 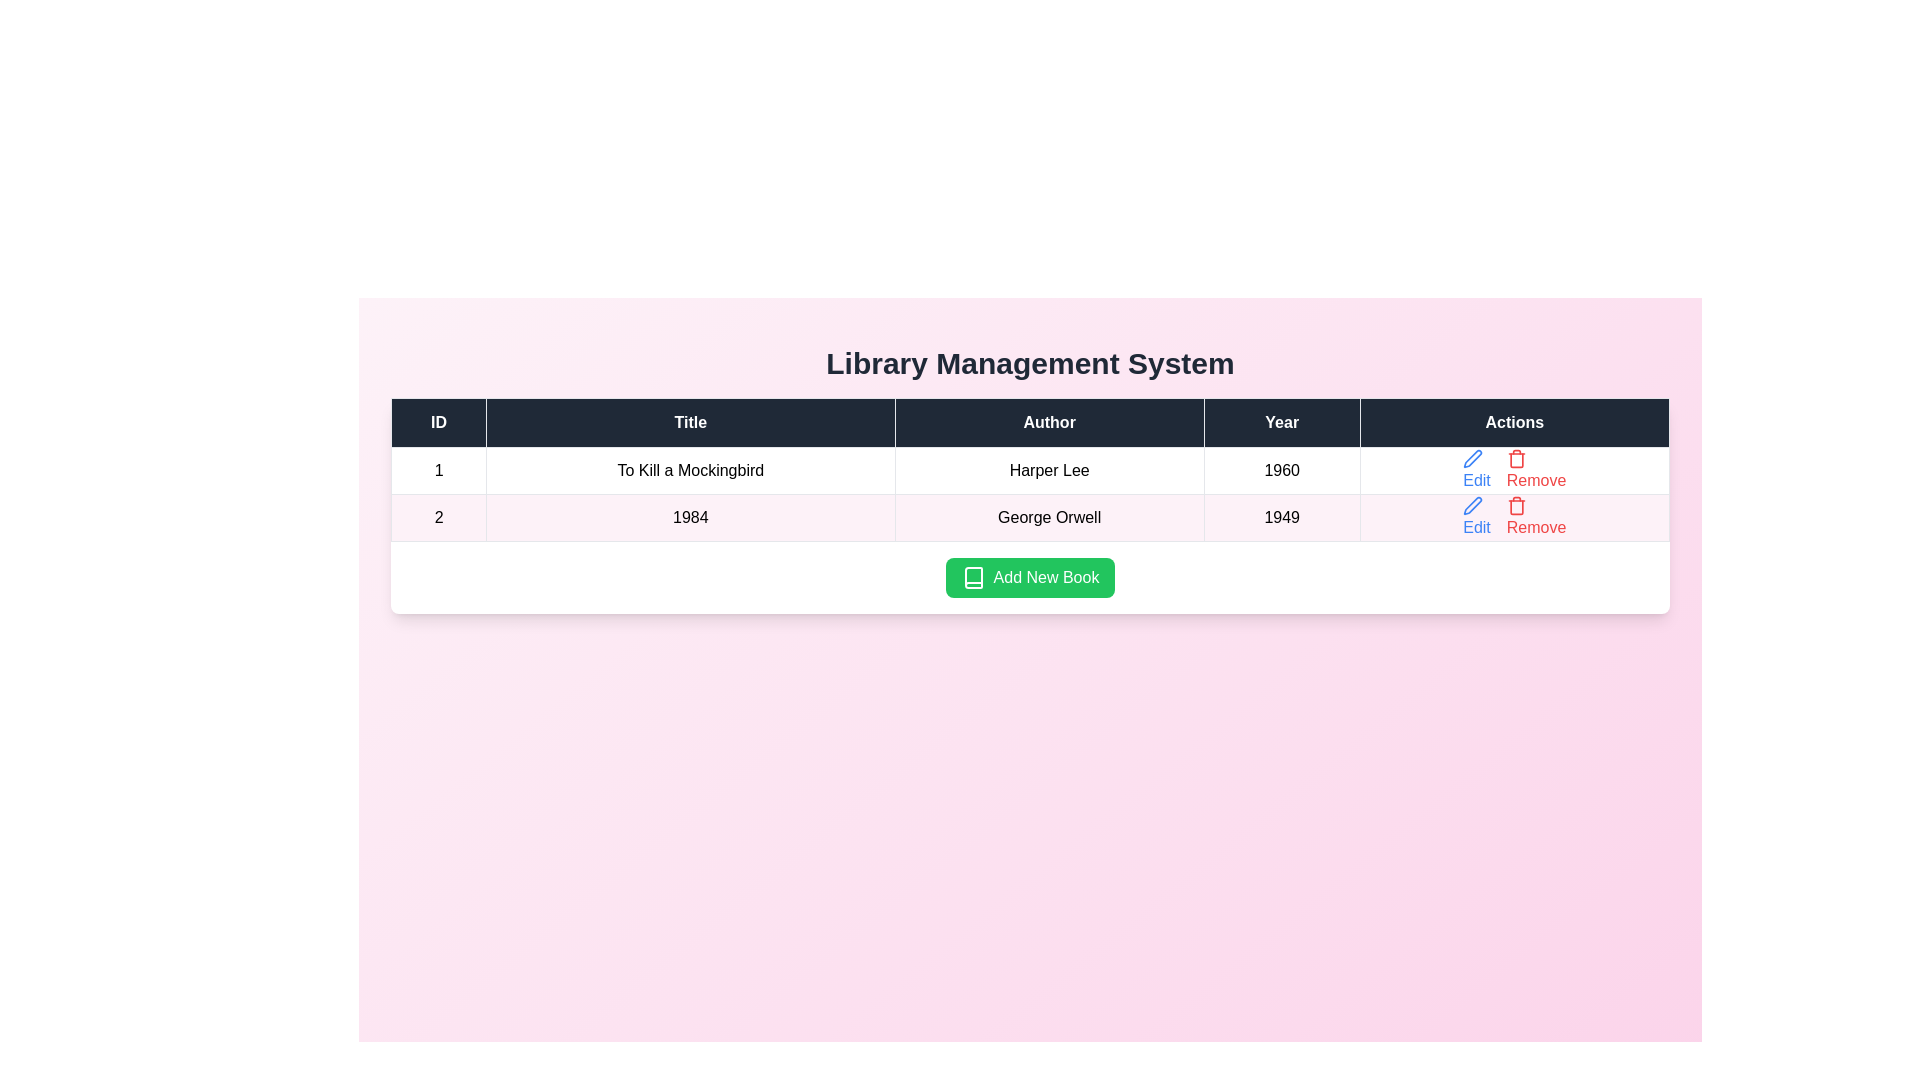 I want to click on the red 'Remove' button with a trashcan icon located, so click(x=1535, y=470).